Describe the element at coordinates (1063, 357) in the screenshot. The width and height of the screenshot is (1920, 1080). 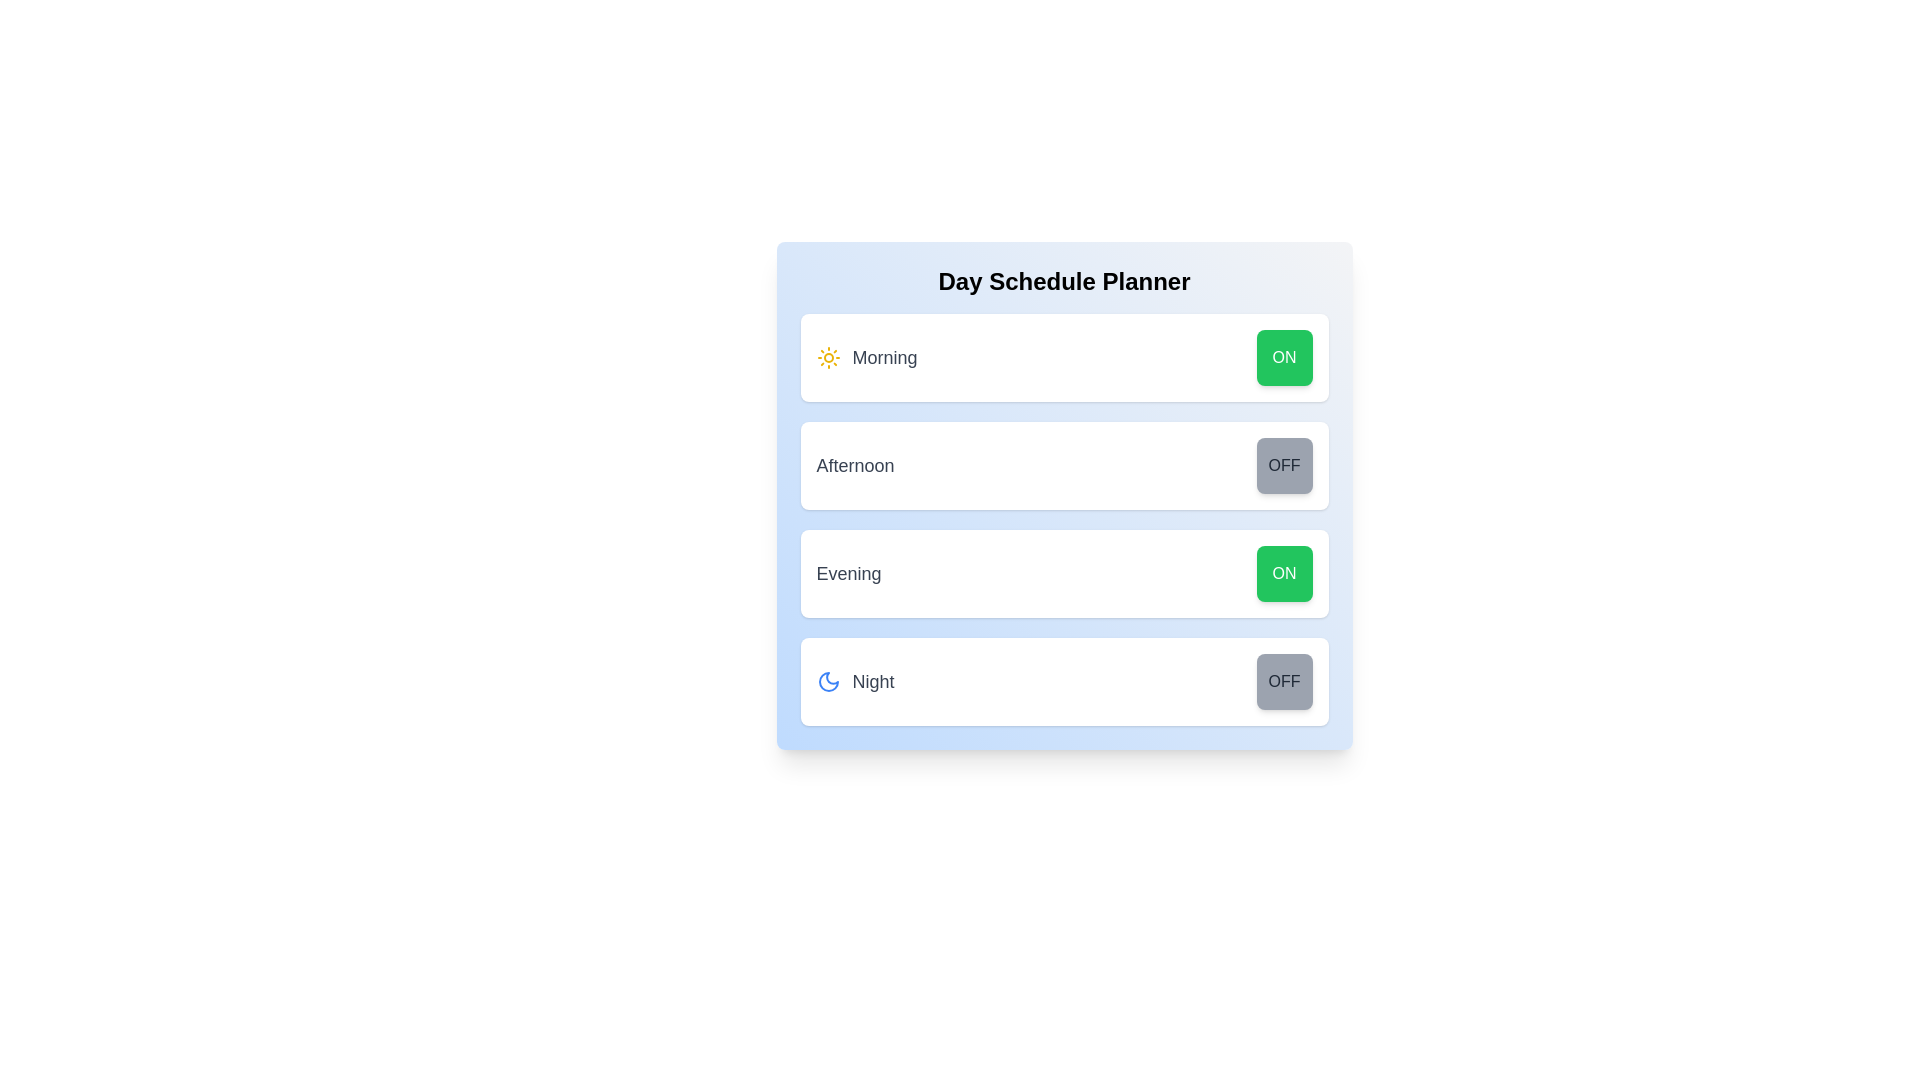
I see `the Morning row to highlight or focus it` at that location.